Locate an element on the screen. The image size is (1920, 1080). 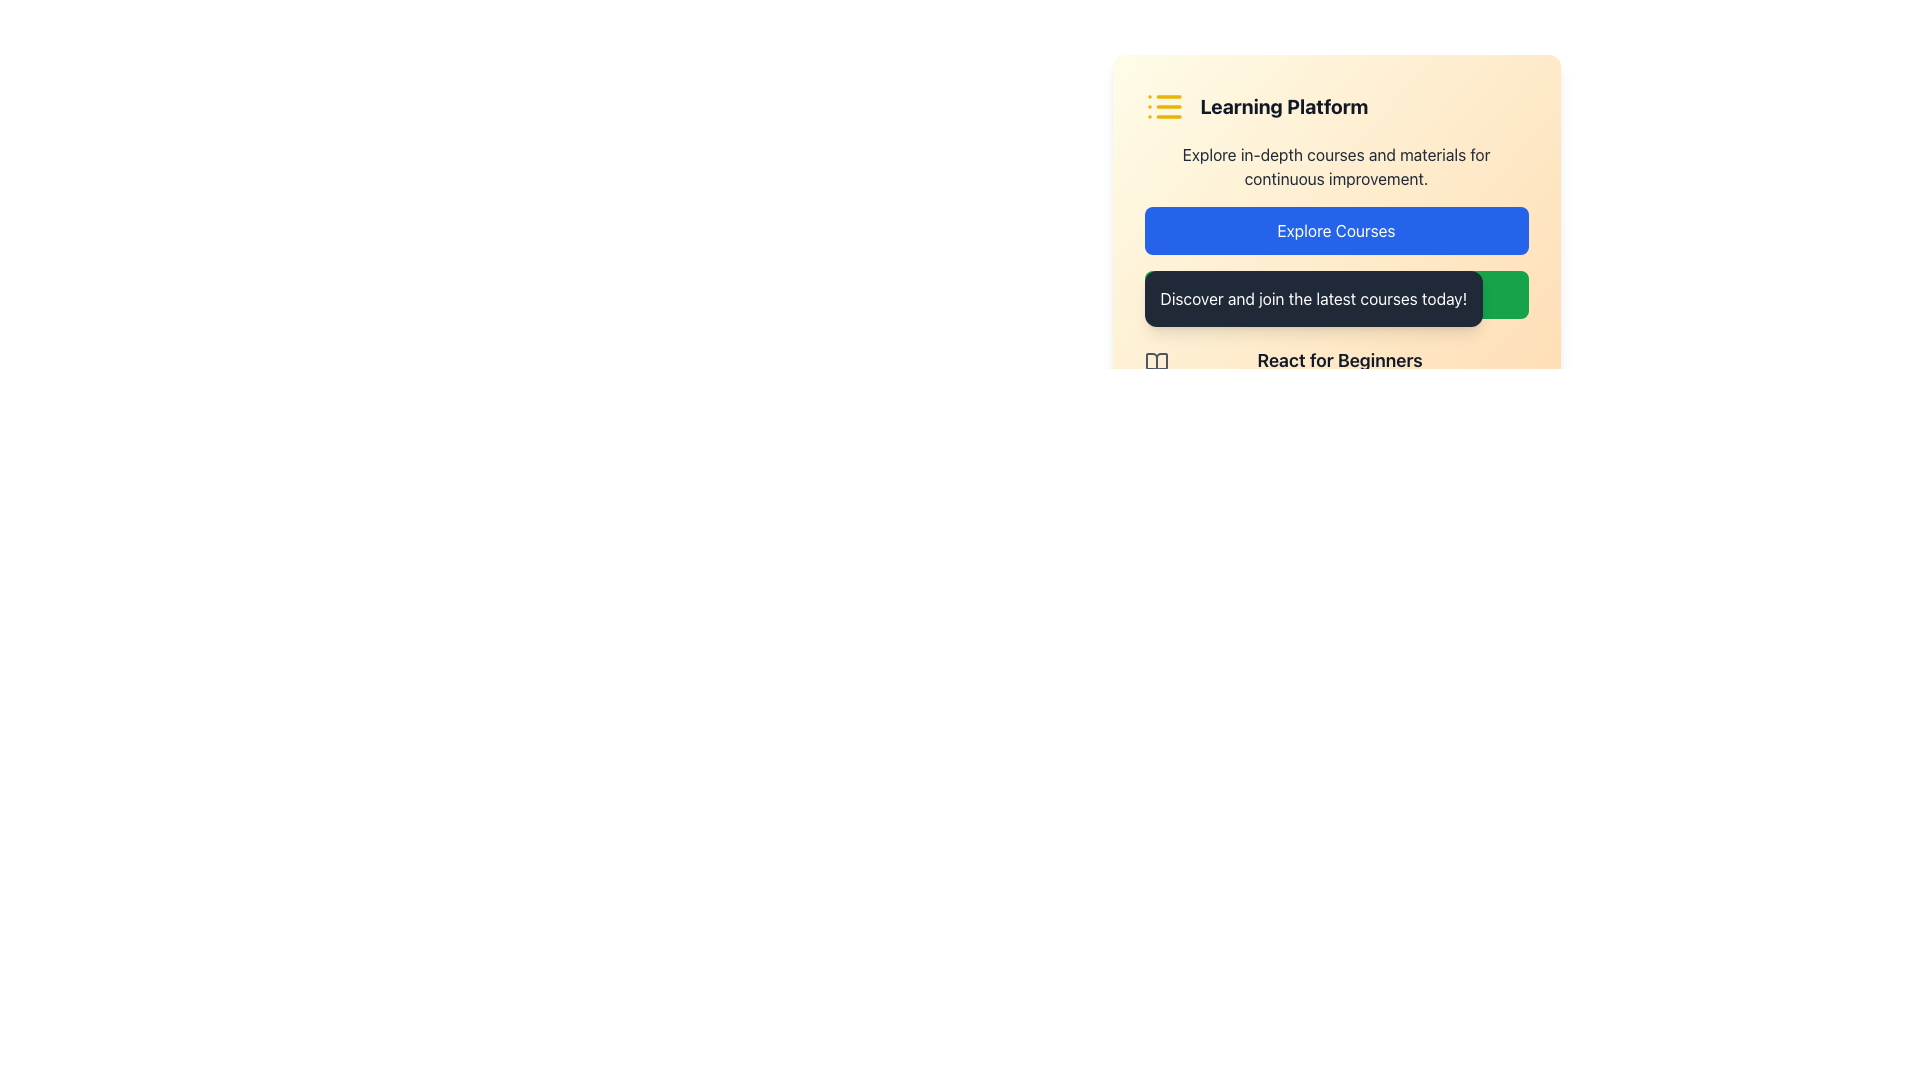
the textual content display element titled 'React for Beginners' which includes a subtitle 'A comprehensive guide to React.js fundamentals.' is located at coordinates (1339, 370).